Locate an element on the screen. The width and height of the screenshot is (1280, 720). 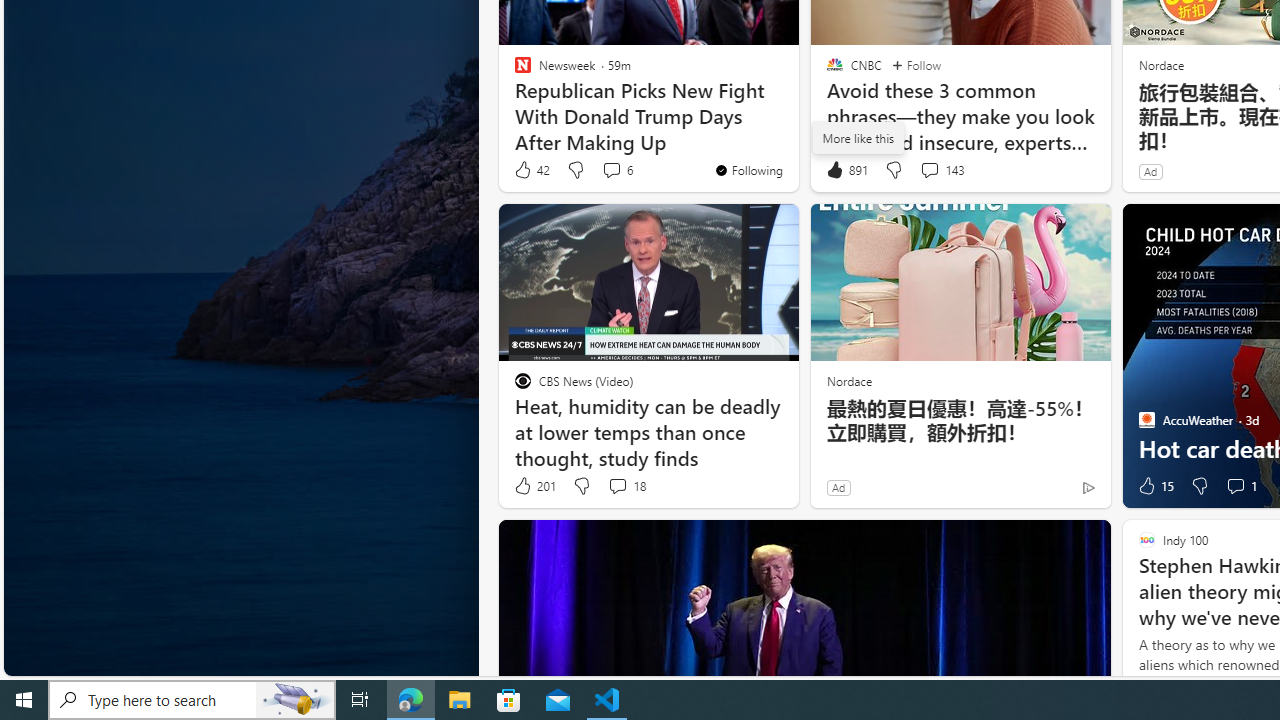
'View comments 143 Comment' is located at coordinates (941, 169).